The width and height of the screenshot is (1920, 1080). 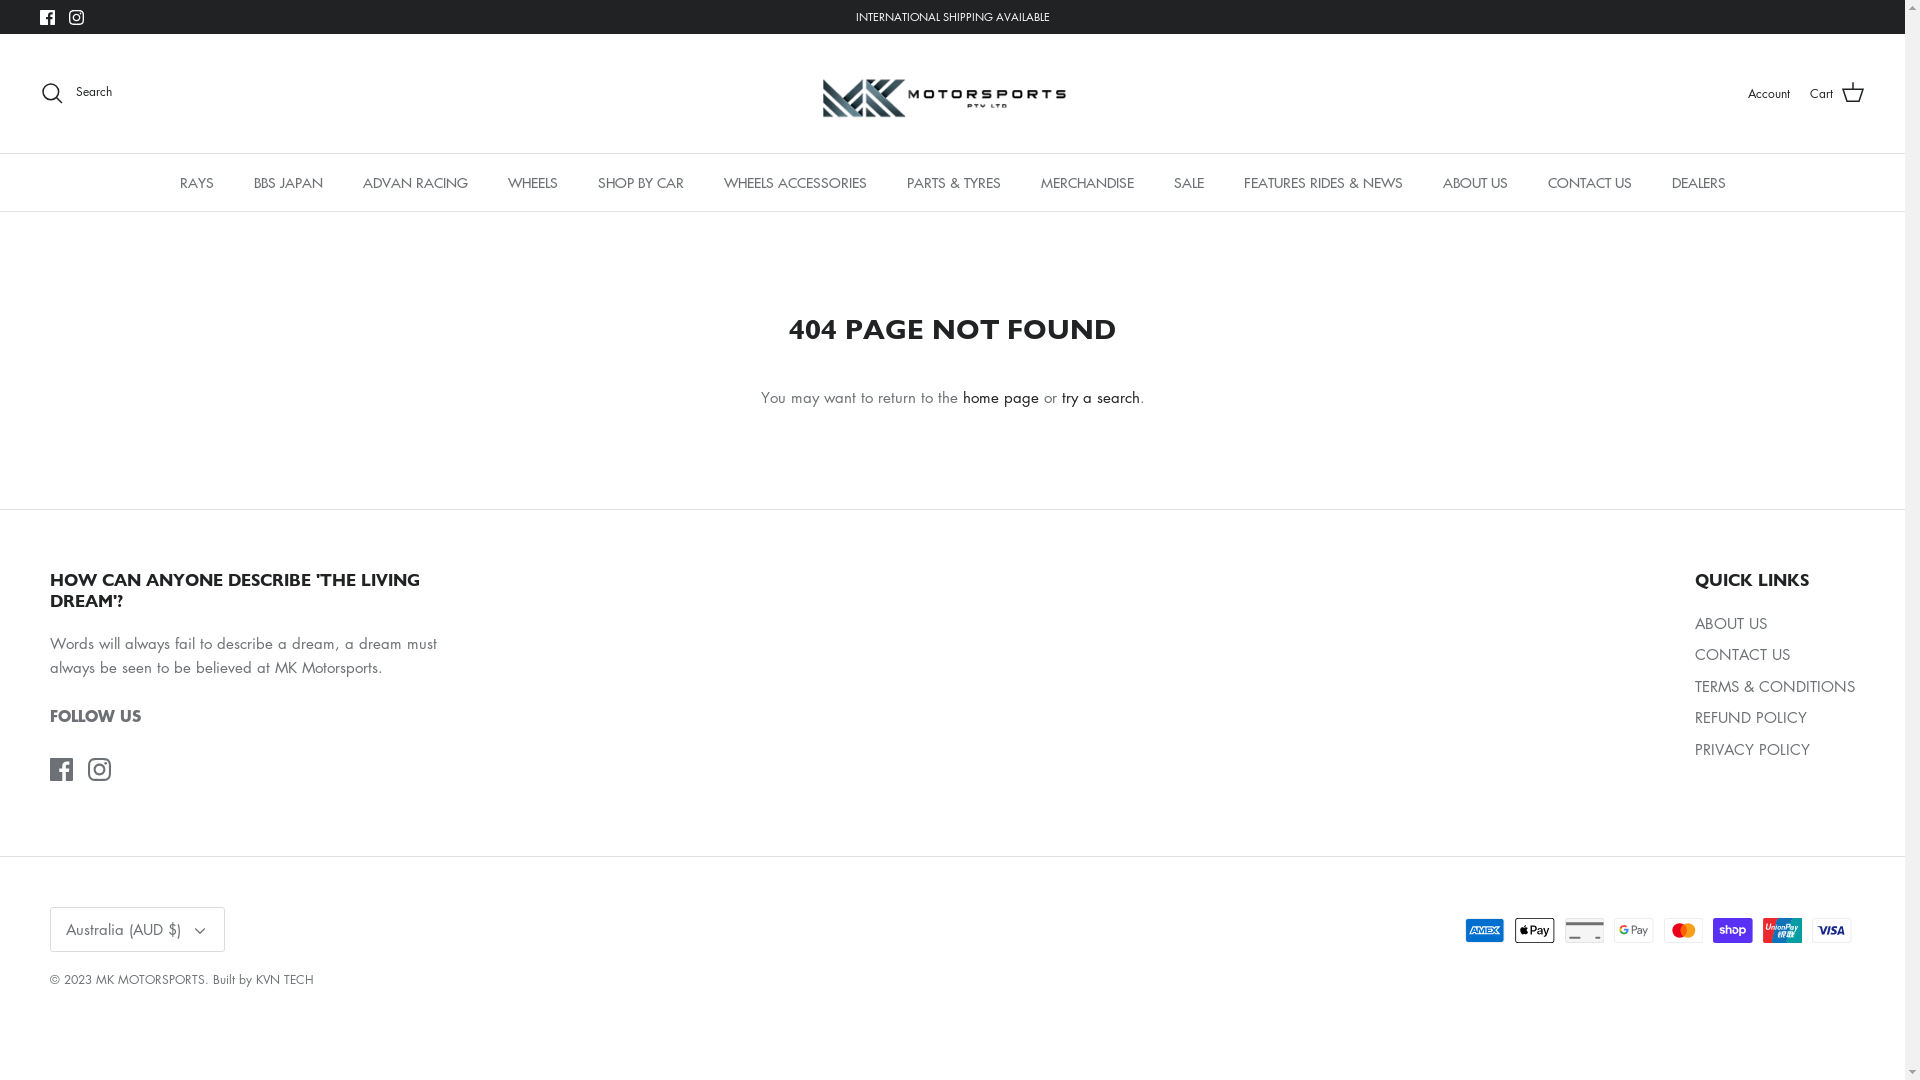 What do you see at coordinates (532, 182) in the screenshot?
I see `'WHEELS'` at bounding box center [532, 182].